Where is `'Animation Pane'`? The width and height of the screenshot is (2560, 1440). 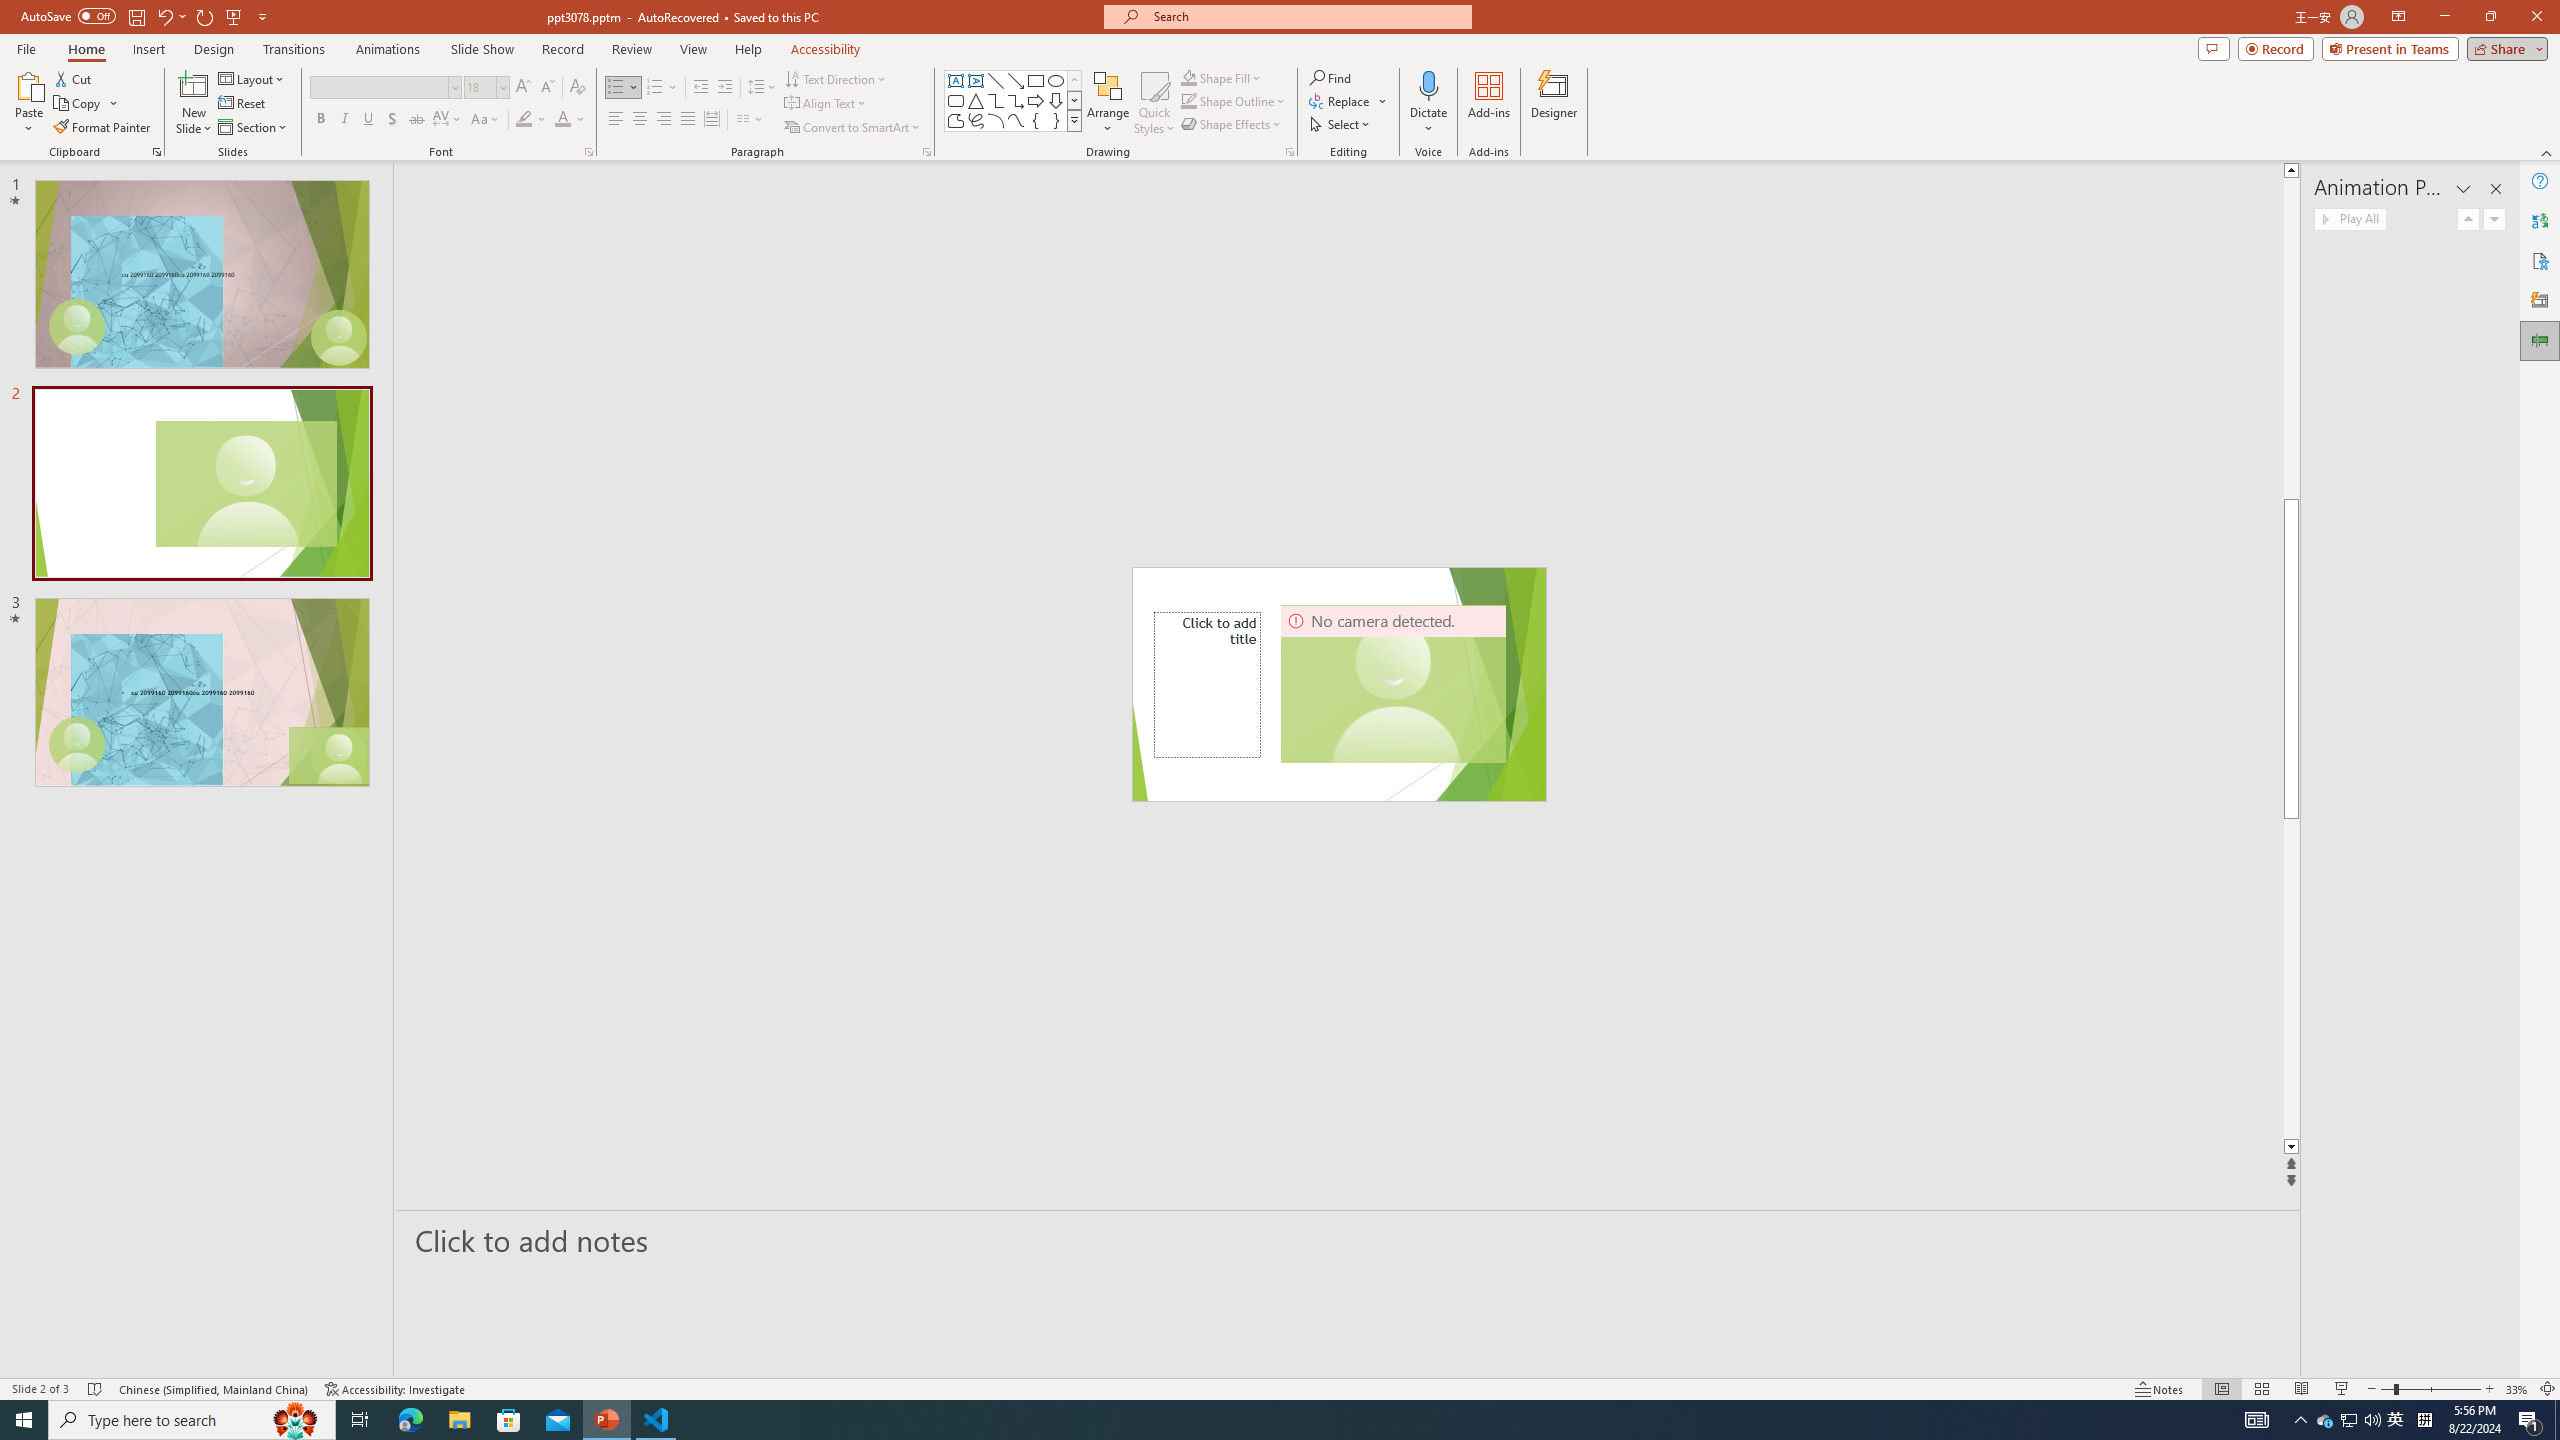 'Animation Pane' is located at coordinates (2539, 340).